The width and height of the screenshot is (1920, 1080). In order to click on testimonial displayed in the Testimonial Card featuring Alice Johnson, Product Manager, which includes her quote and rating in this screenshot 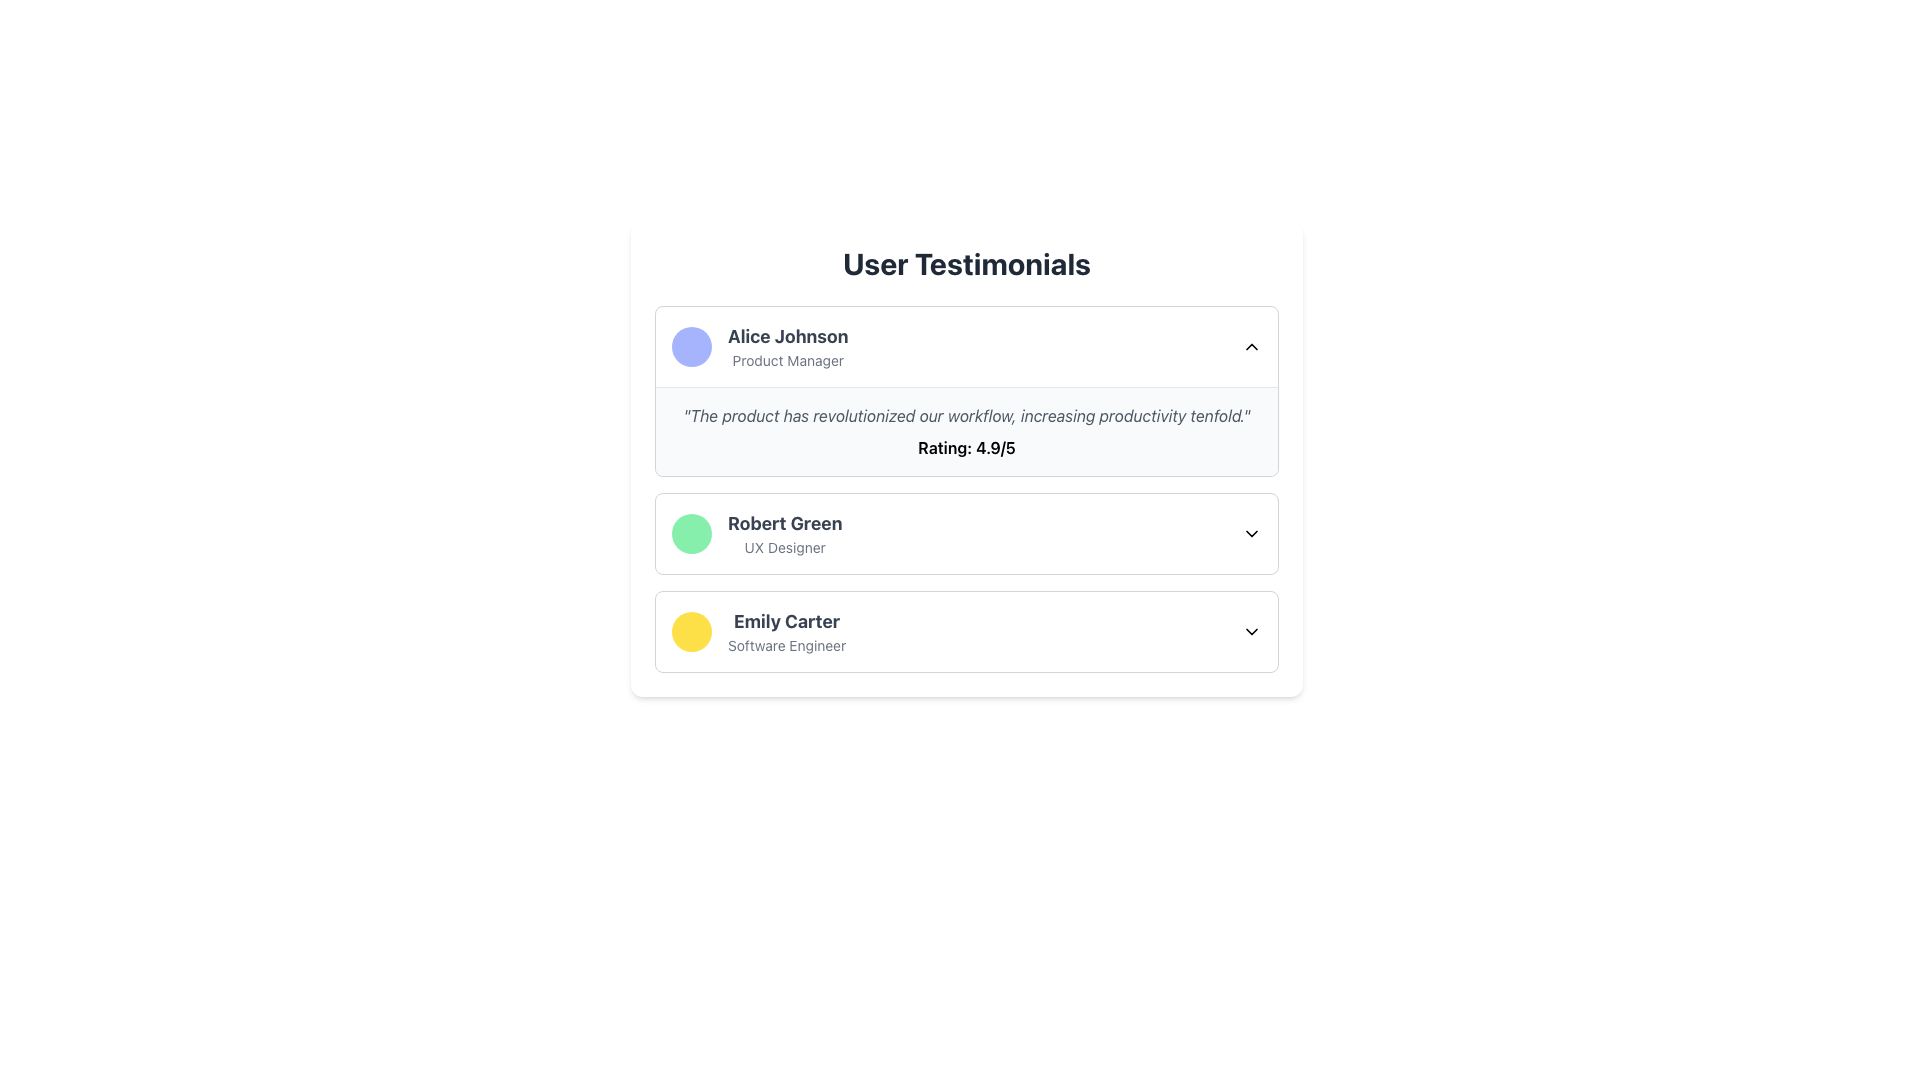, I will do `click(966, 391)`.